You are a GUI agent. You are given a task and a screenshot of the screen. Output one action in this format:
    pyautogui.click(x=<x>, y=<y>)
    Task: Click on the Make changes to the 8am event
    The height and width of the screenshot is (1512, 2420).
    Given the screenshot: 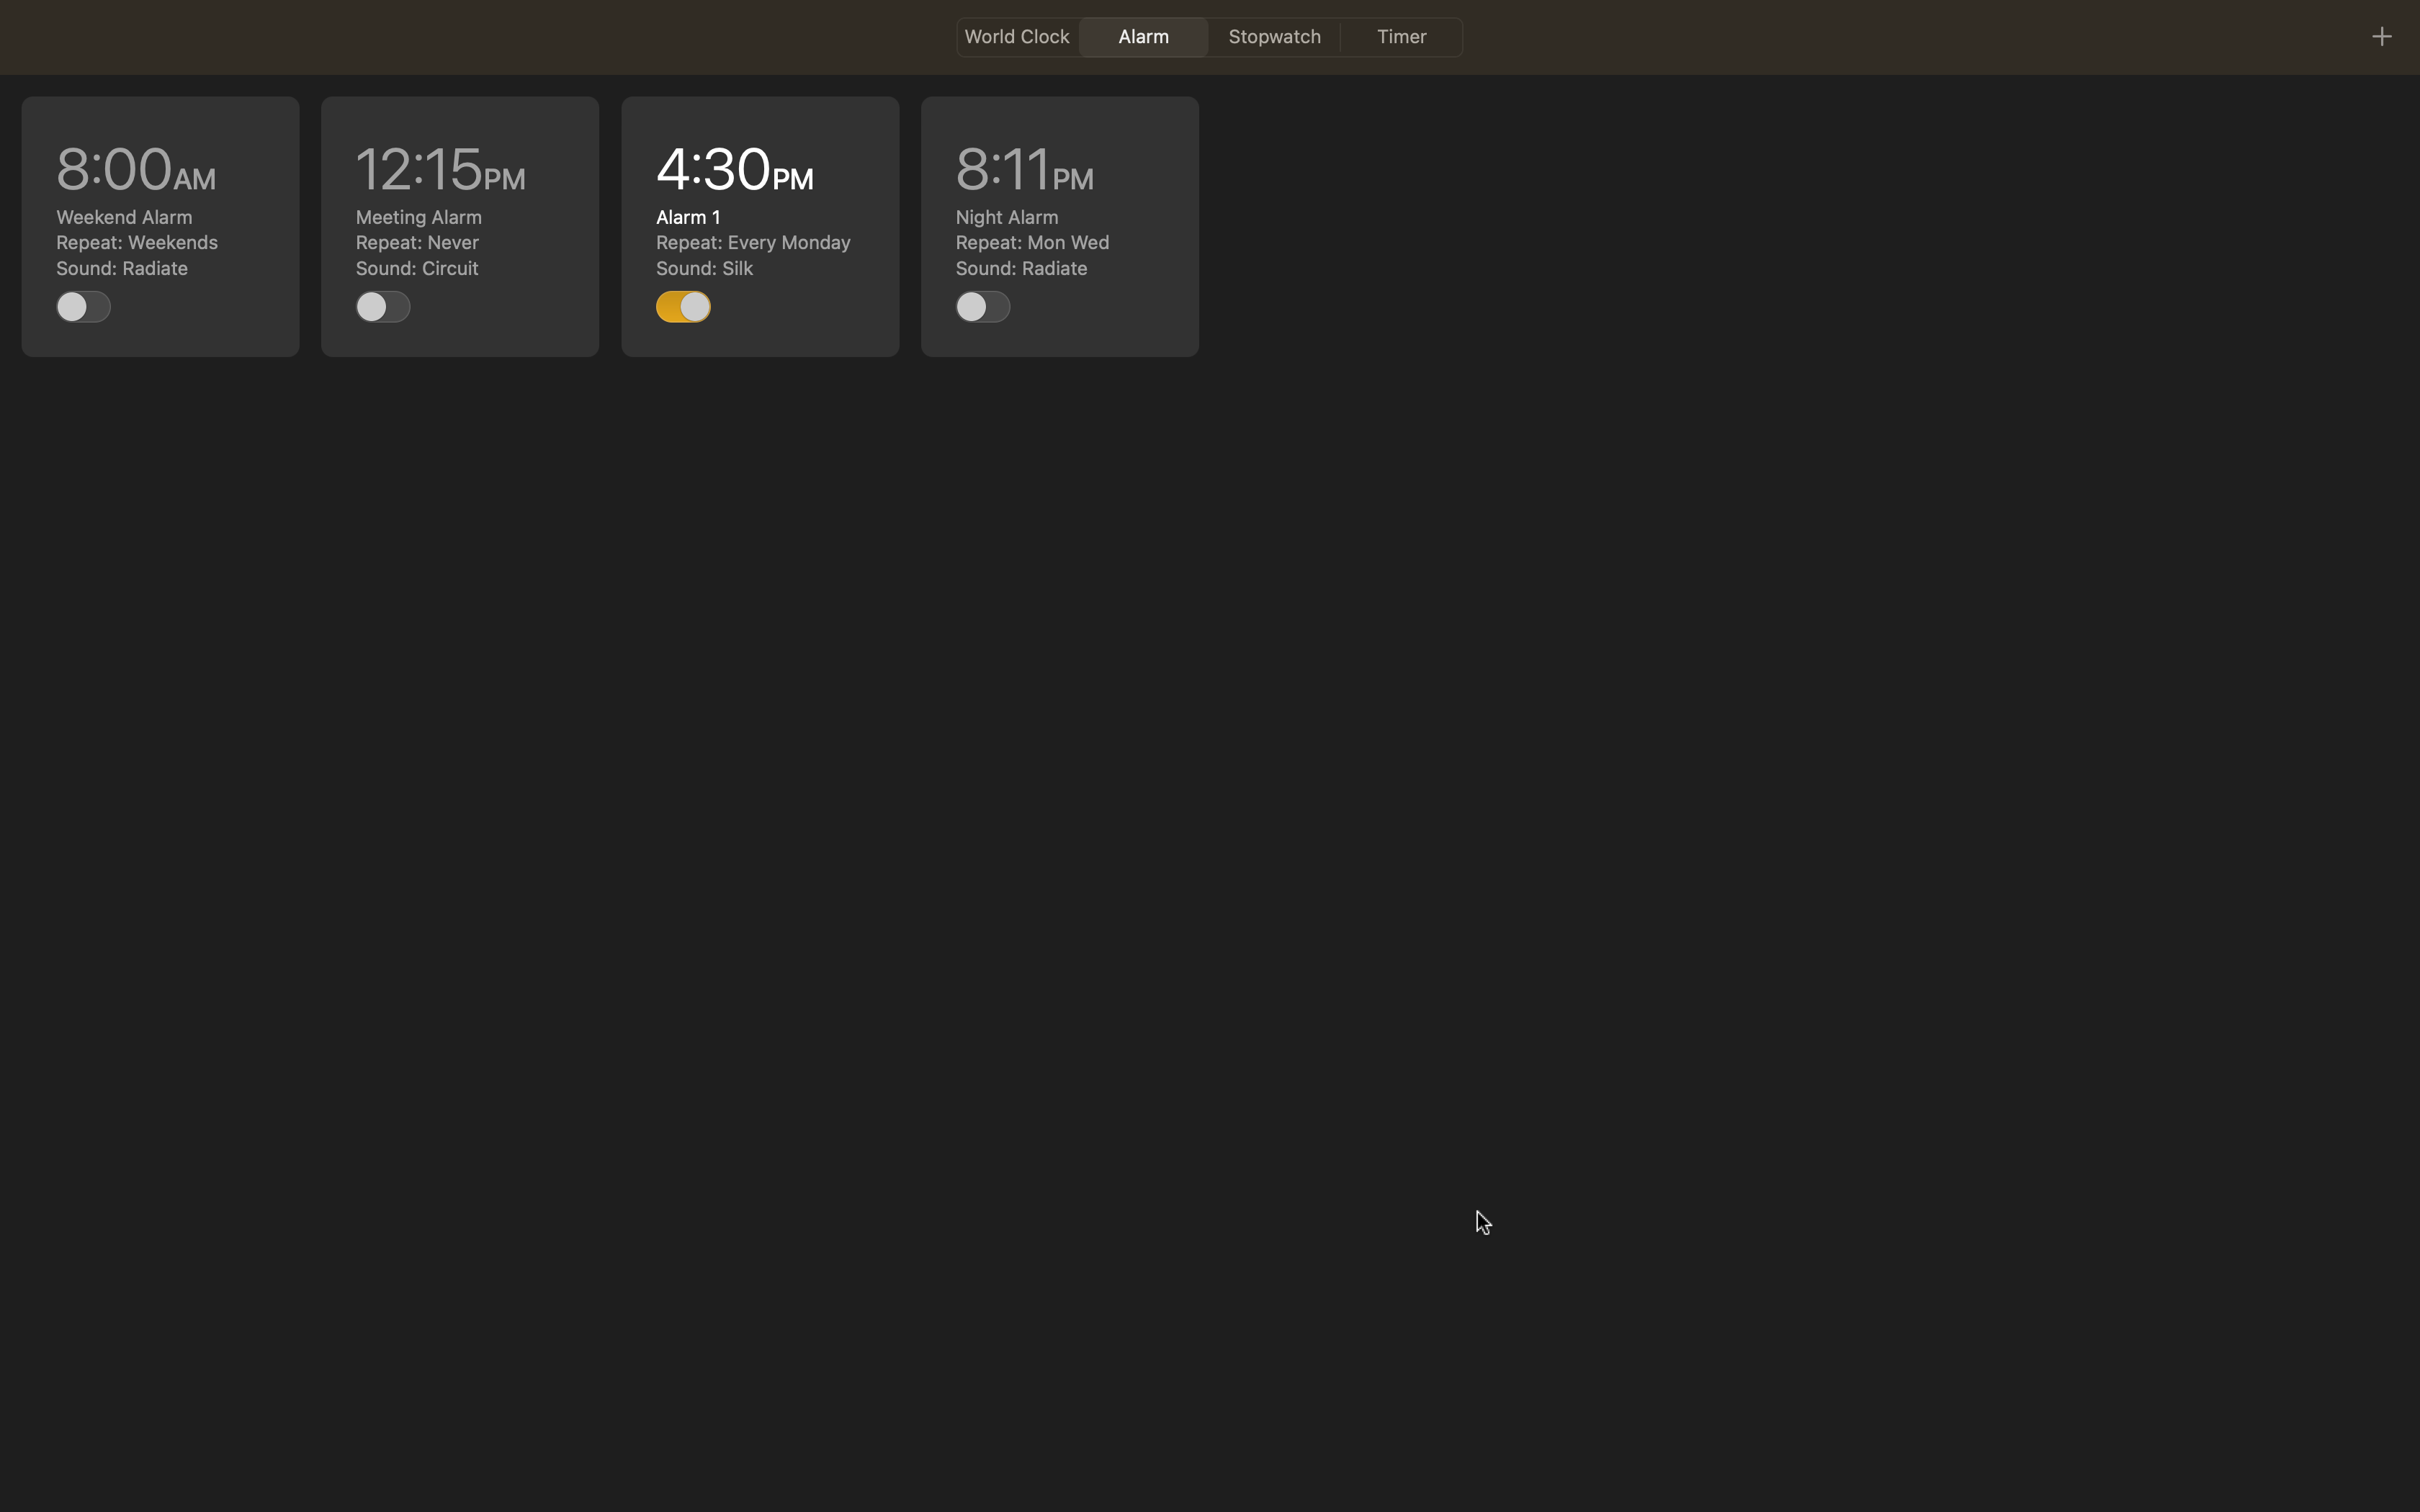 What is the action you would take?
    pyautogui.click(x=161, y=225)
    